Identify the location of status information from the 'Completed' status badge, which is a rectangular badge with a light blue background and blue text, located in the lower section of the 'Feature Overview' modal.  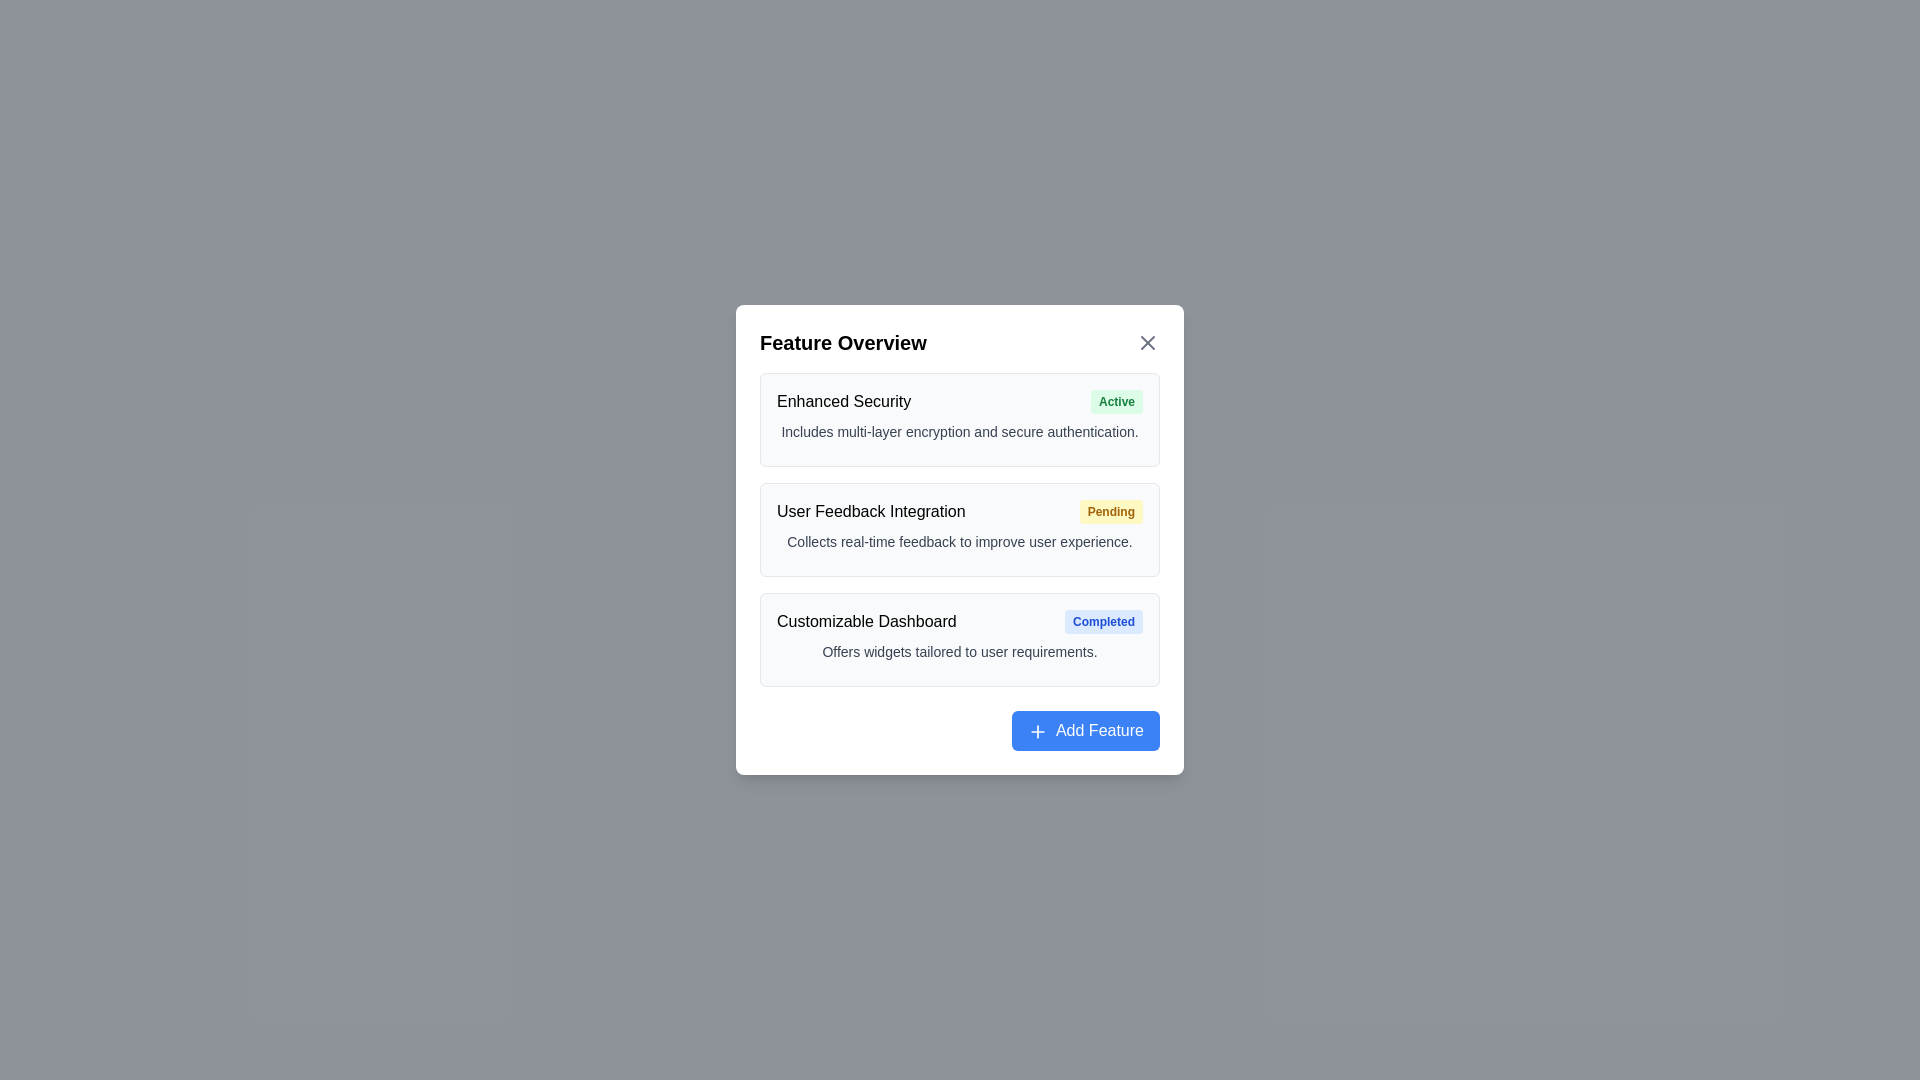
(1103, 620).